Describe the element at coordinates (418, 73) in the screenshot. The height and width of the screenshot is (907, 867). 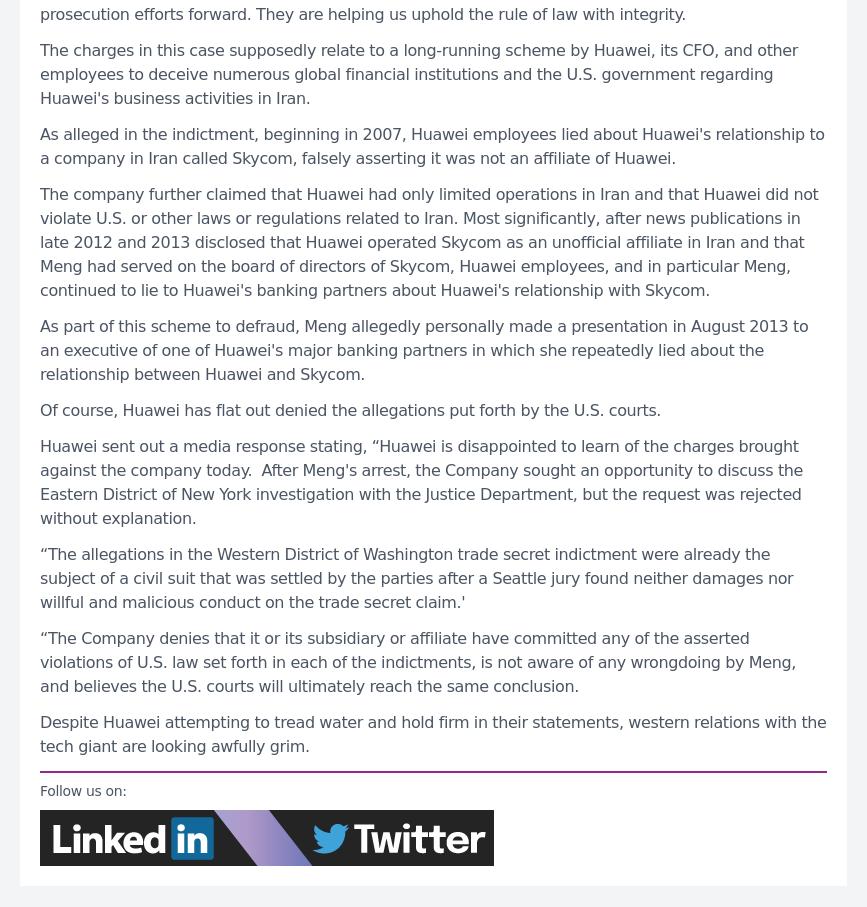
I see `'The charges in this case supposedly relate to a long-running scheme by Huawei, its CFO, and other employees to deceive numerous global financial institutions and the U.S. government regarding Huawei's business activities in Iran.'` at that location.